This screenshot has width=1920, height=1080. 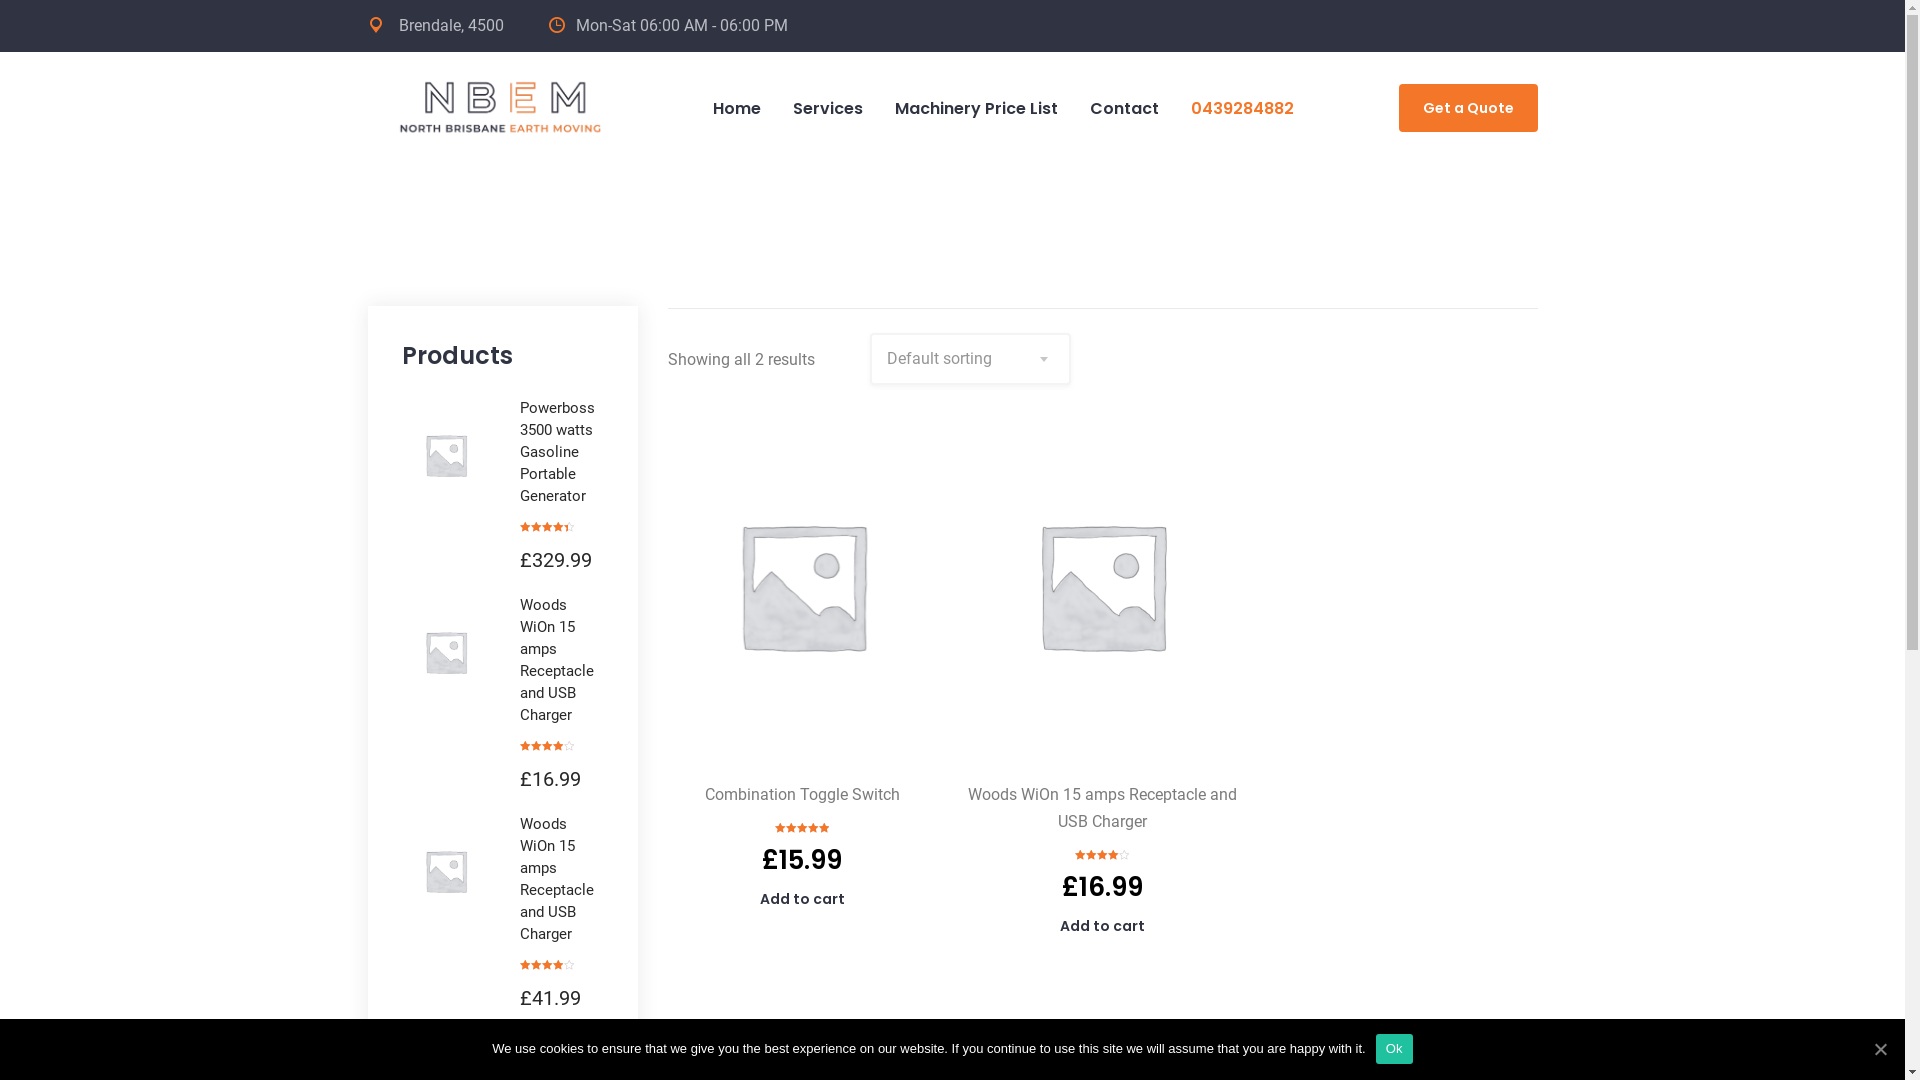 I want to click on 'Add to cart', so click(x=1101, y=925).